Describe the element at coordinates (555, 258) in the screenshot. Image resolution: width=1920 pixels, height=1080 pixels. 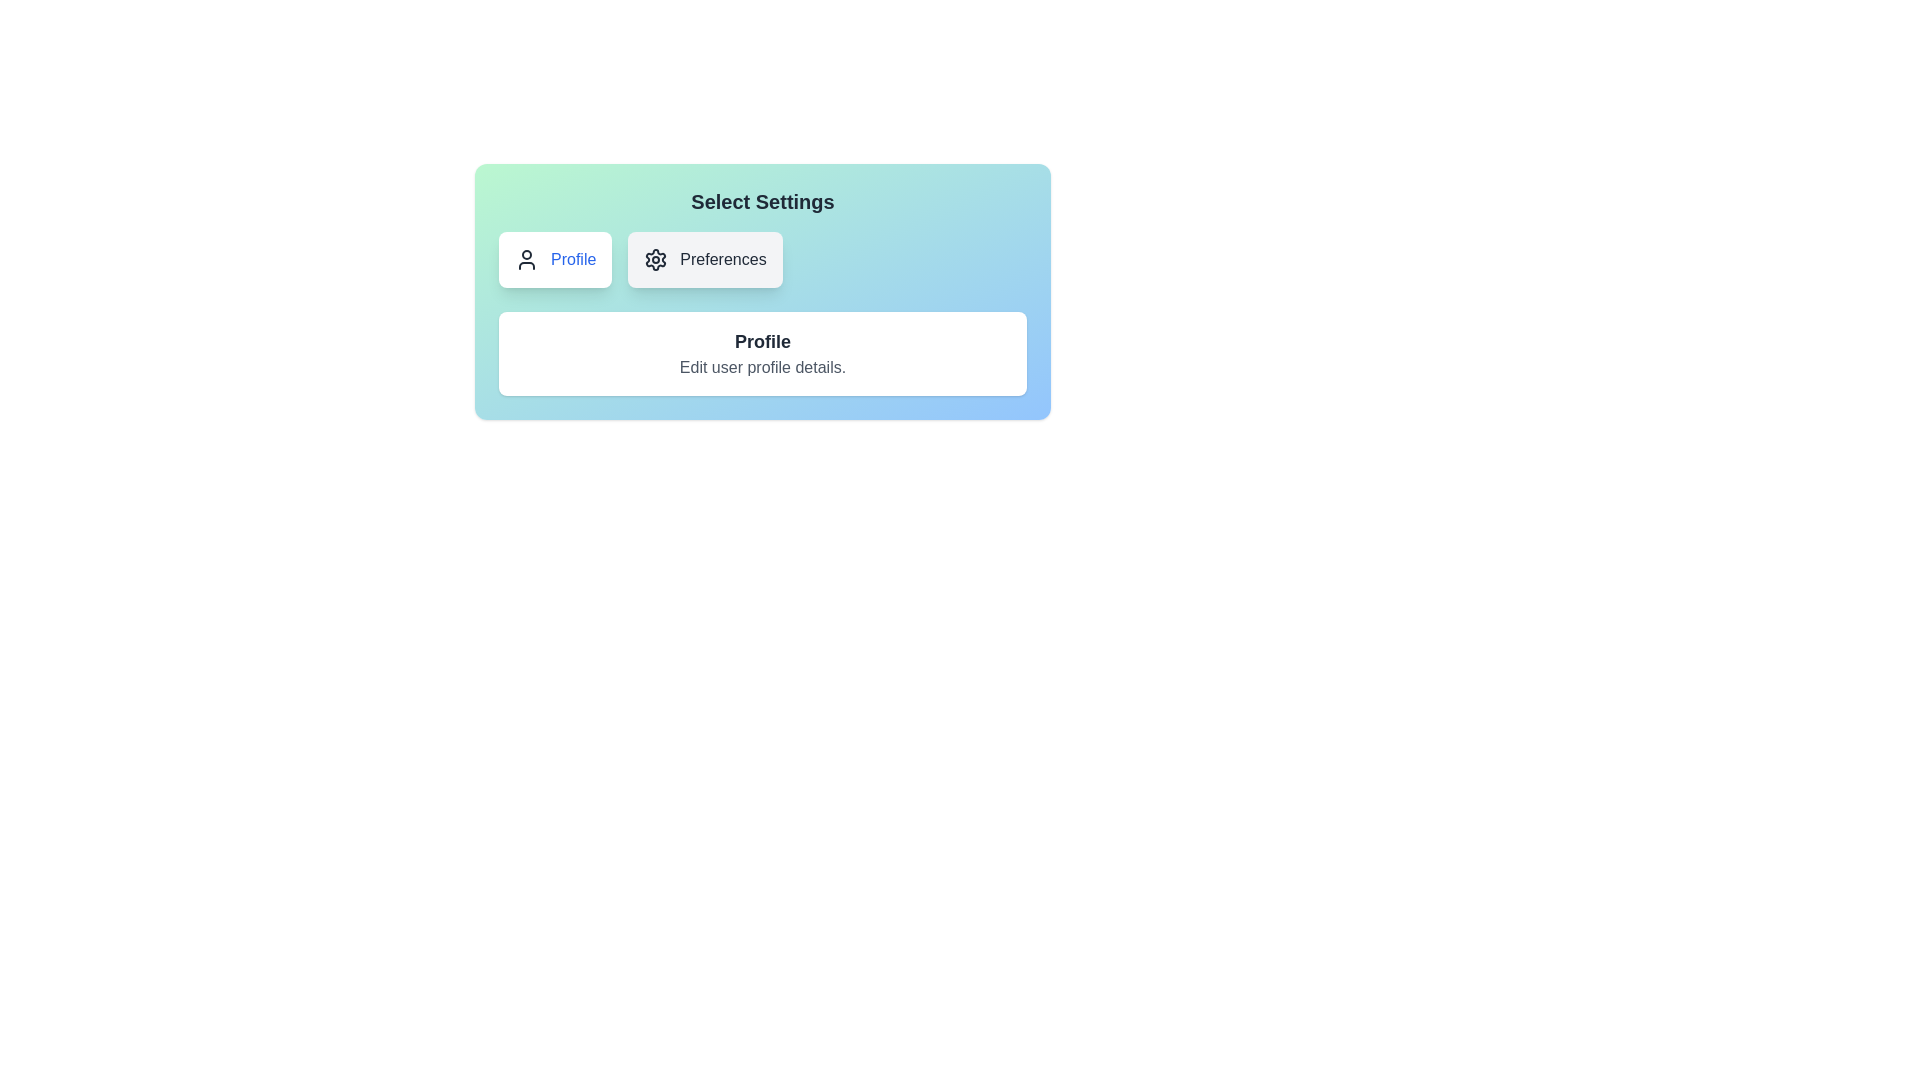
I see `the first button labeled 'Profile'` at that location.